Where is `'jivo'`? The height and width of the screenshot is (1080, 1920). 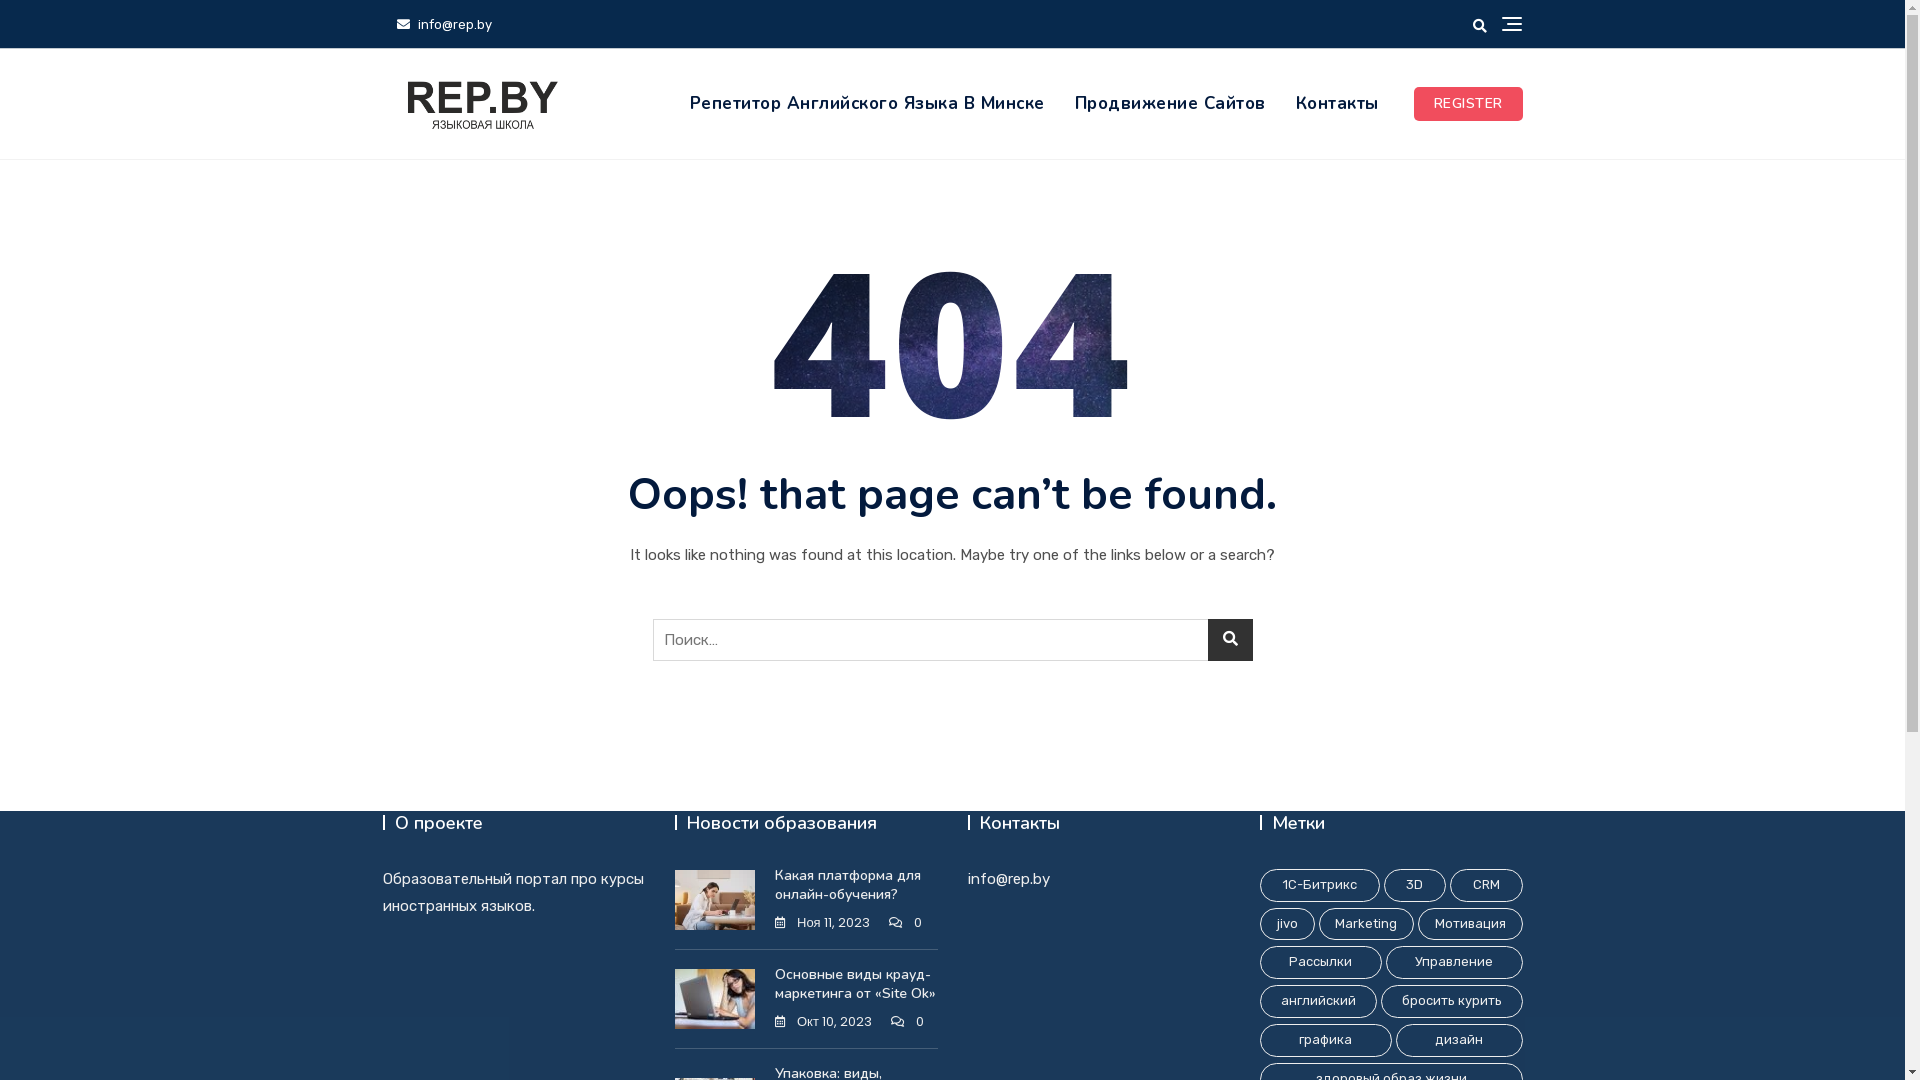 'jivo' is located at coordinates (1287, 924).